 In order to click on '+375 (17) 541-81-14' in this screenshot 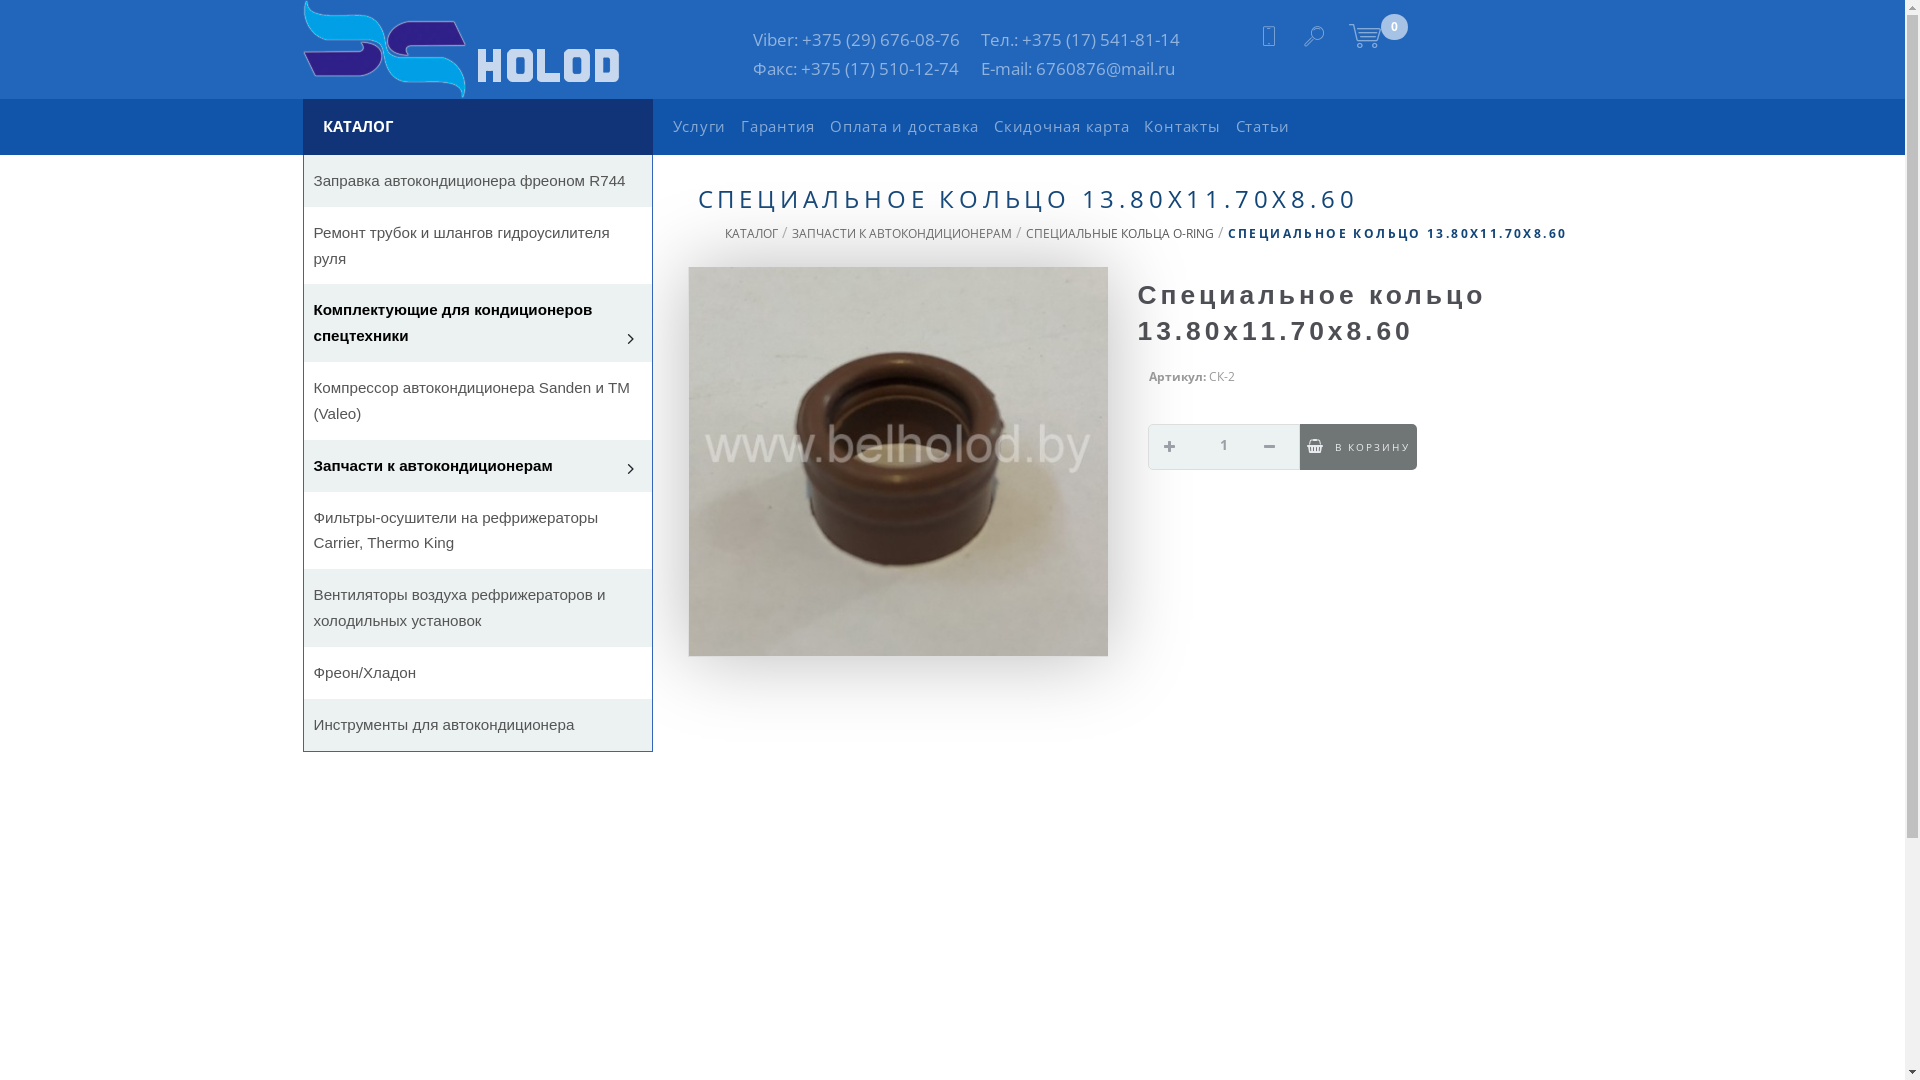, I will do `click(1099, 39)`.